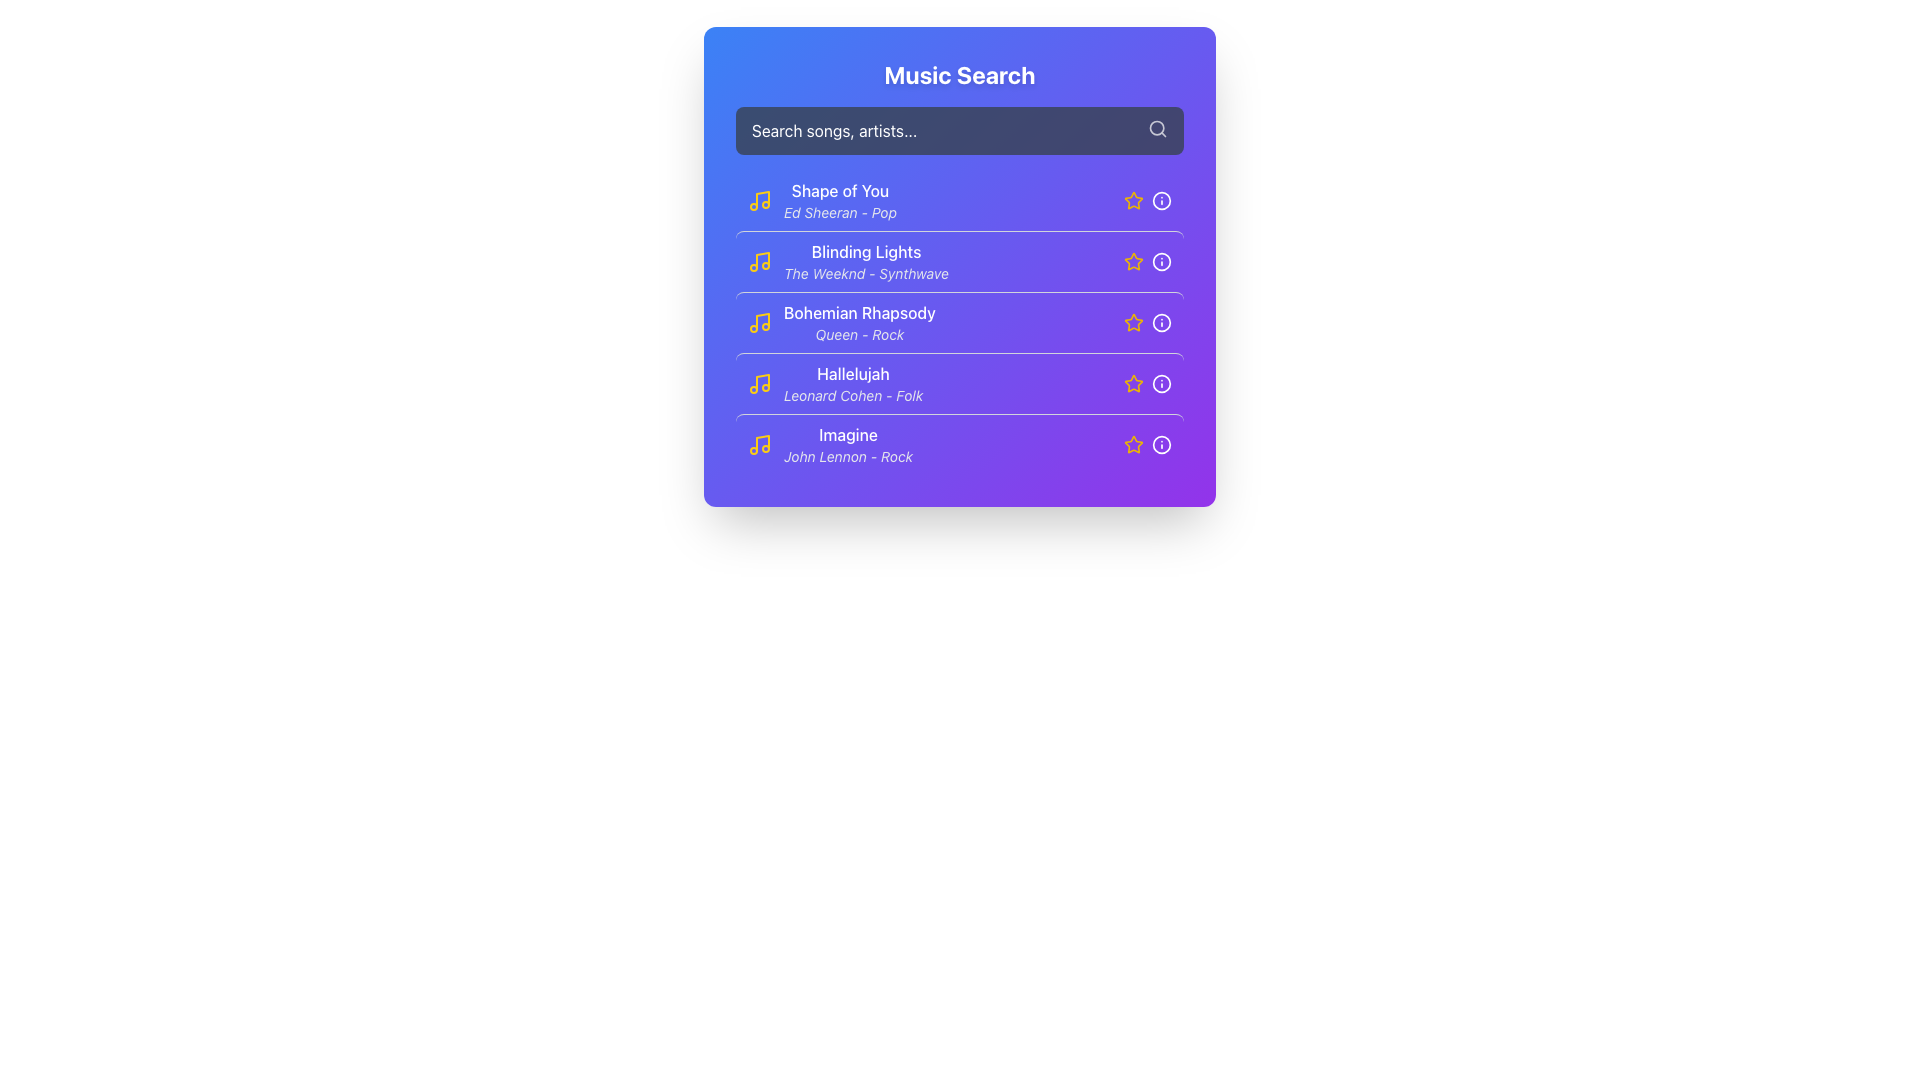 This screenshot has width=1920, height=1080. I want to click on the informational icon for the song 'Imagine' by John Lennon, located at the rightmost side of its row, second from the left, so click(1161, 443).